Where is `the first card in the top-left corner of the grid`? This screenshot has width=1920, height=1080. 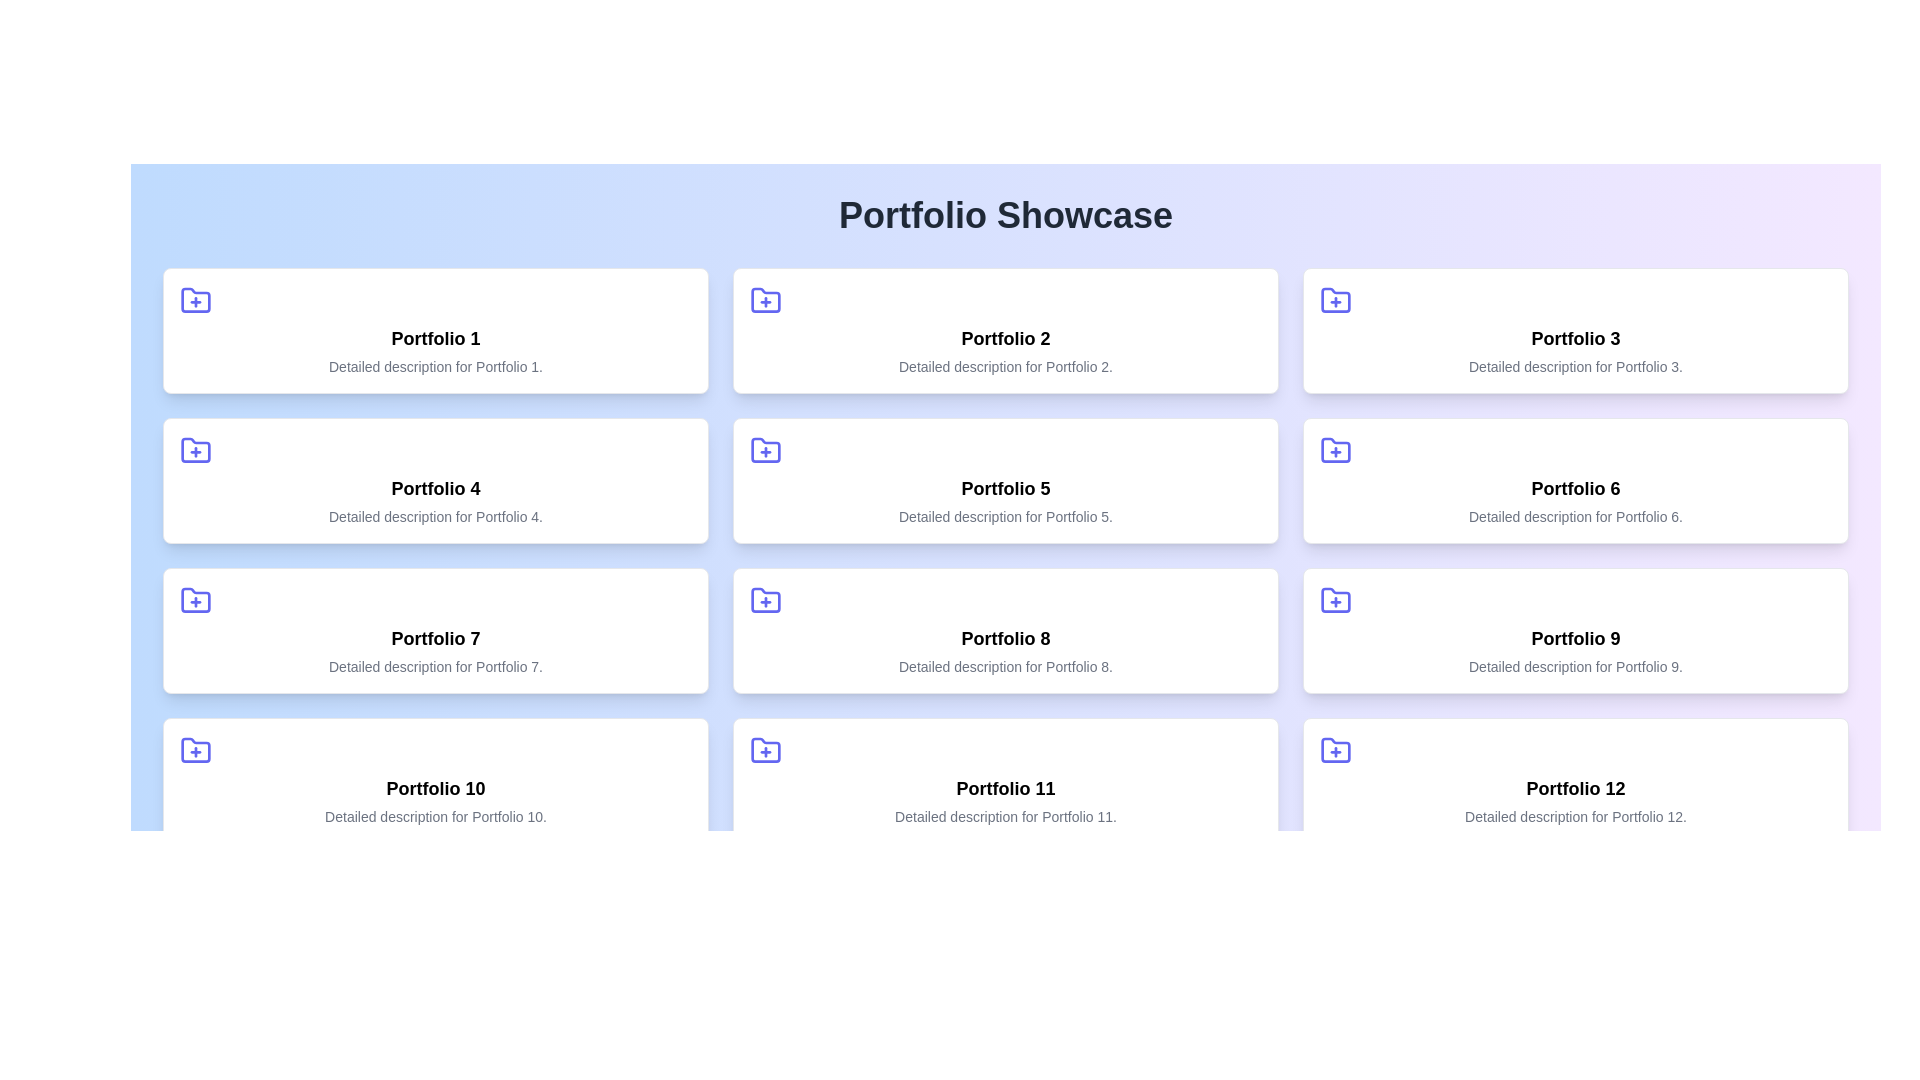
the first card in the top-left corner of the grid is located at coordinates (435, 330).